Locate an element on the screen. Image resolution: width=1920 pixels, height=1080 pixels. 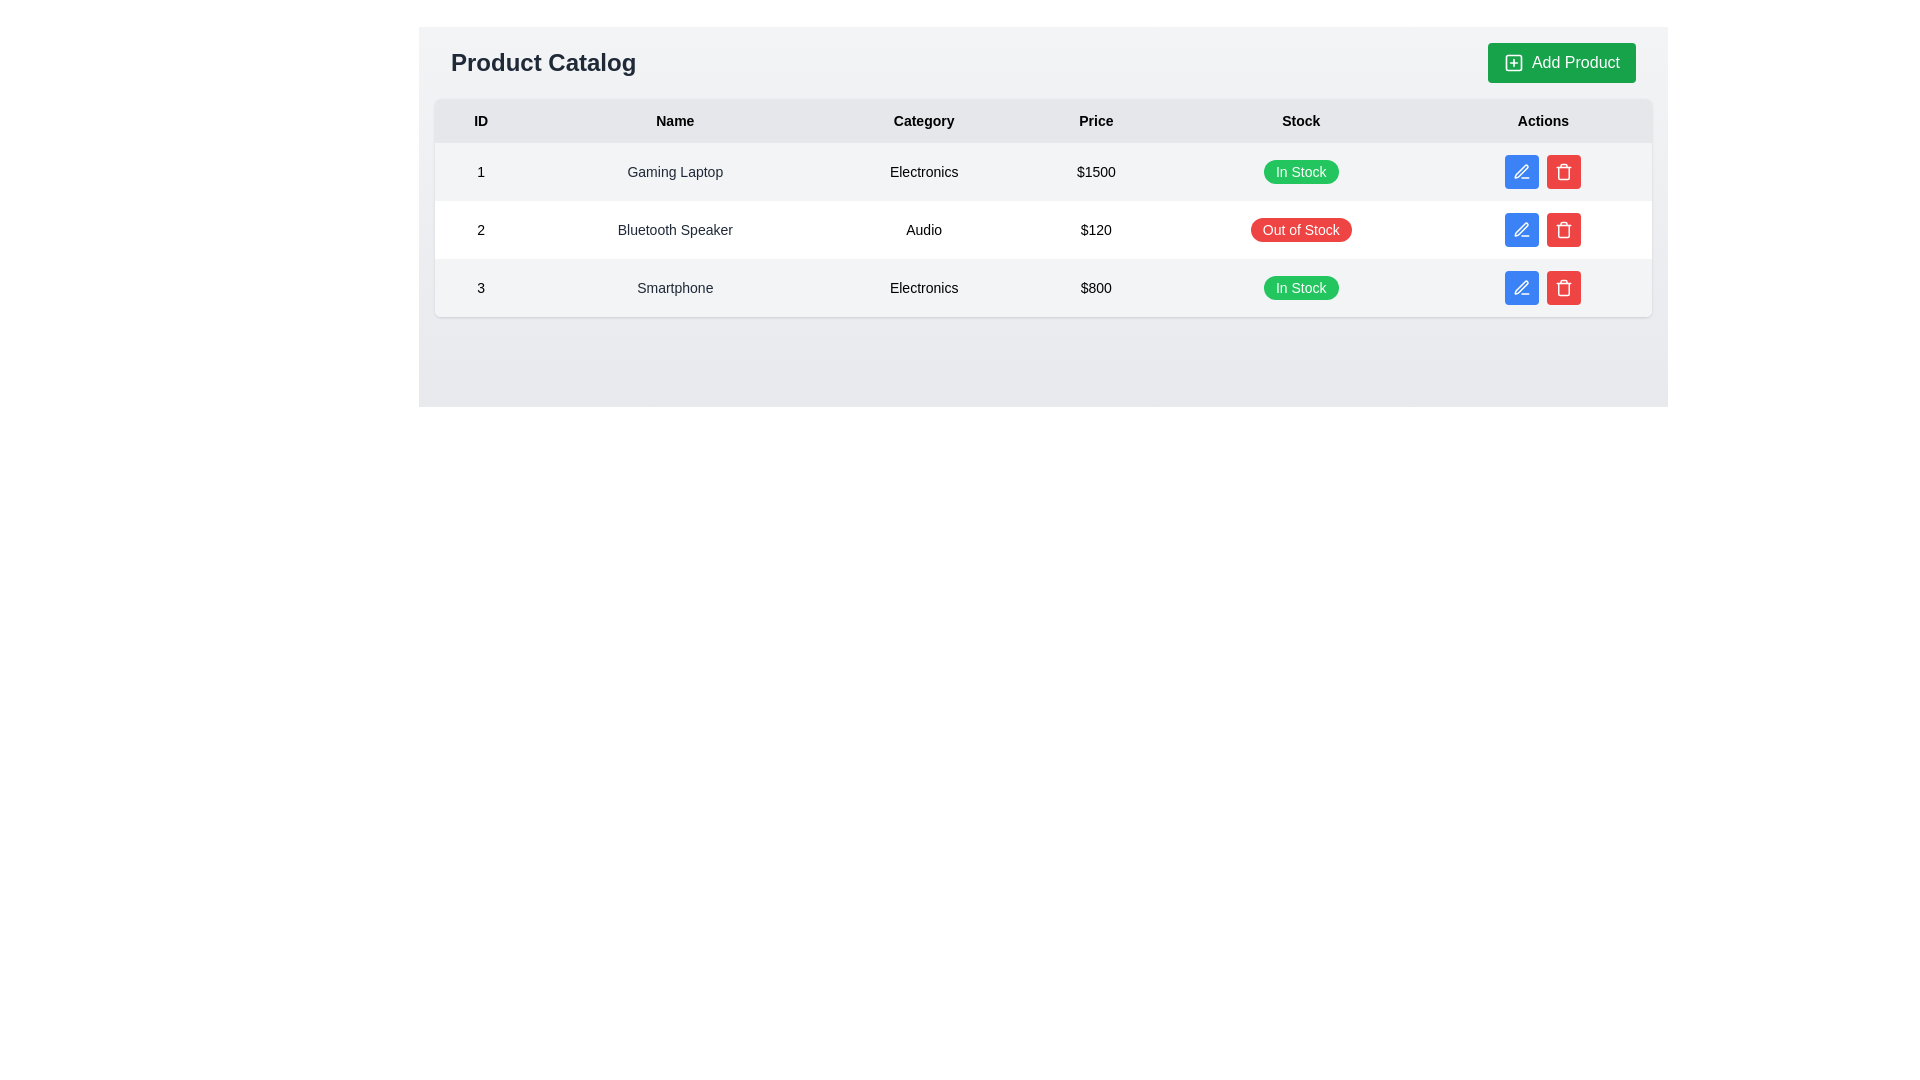
the trash bin icon with a red background located in the 'Actions' column of the second row in the 'Product Catalog' to initiate the delete action is located at coordinates (1563, 171).